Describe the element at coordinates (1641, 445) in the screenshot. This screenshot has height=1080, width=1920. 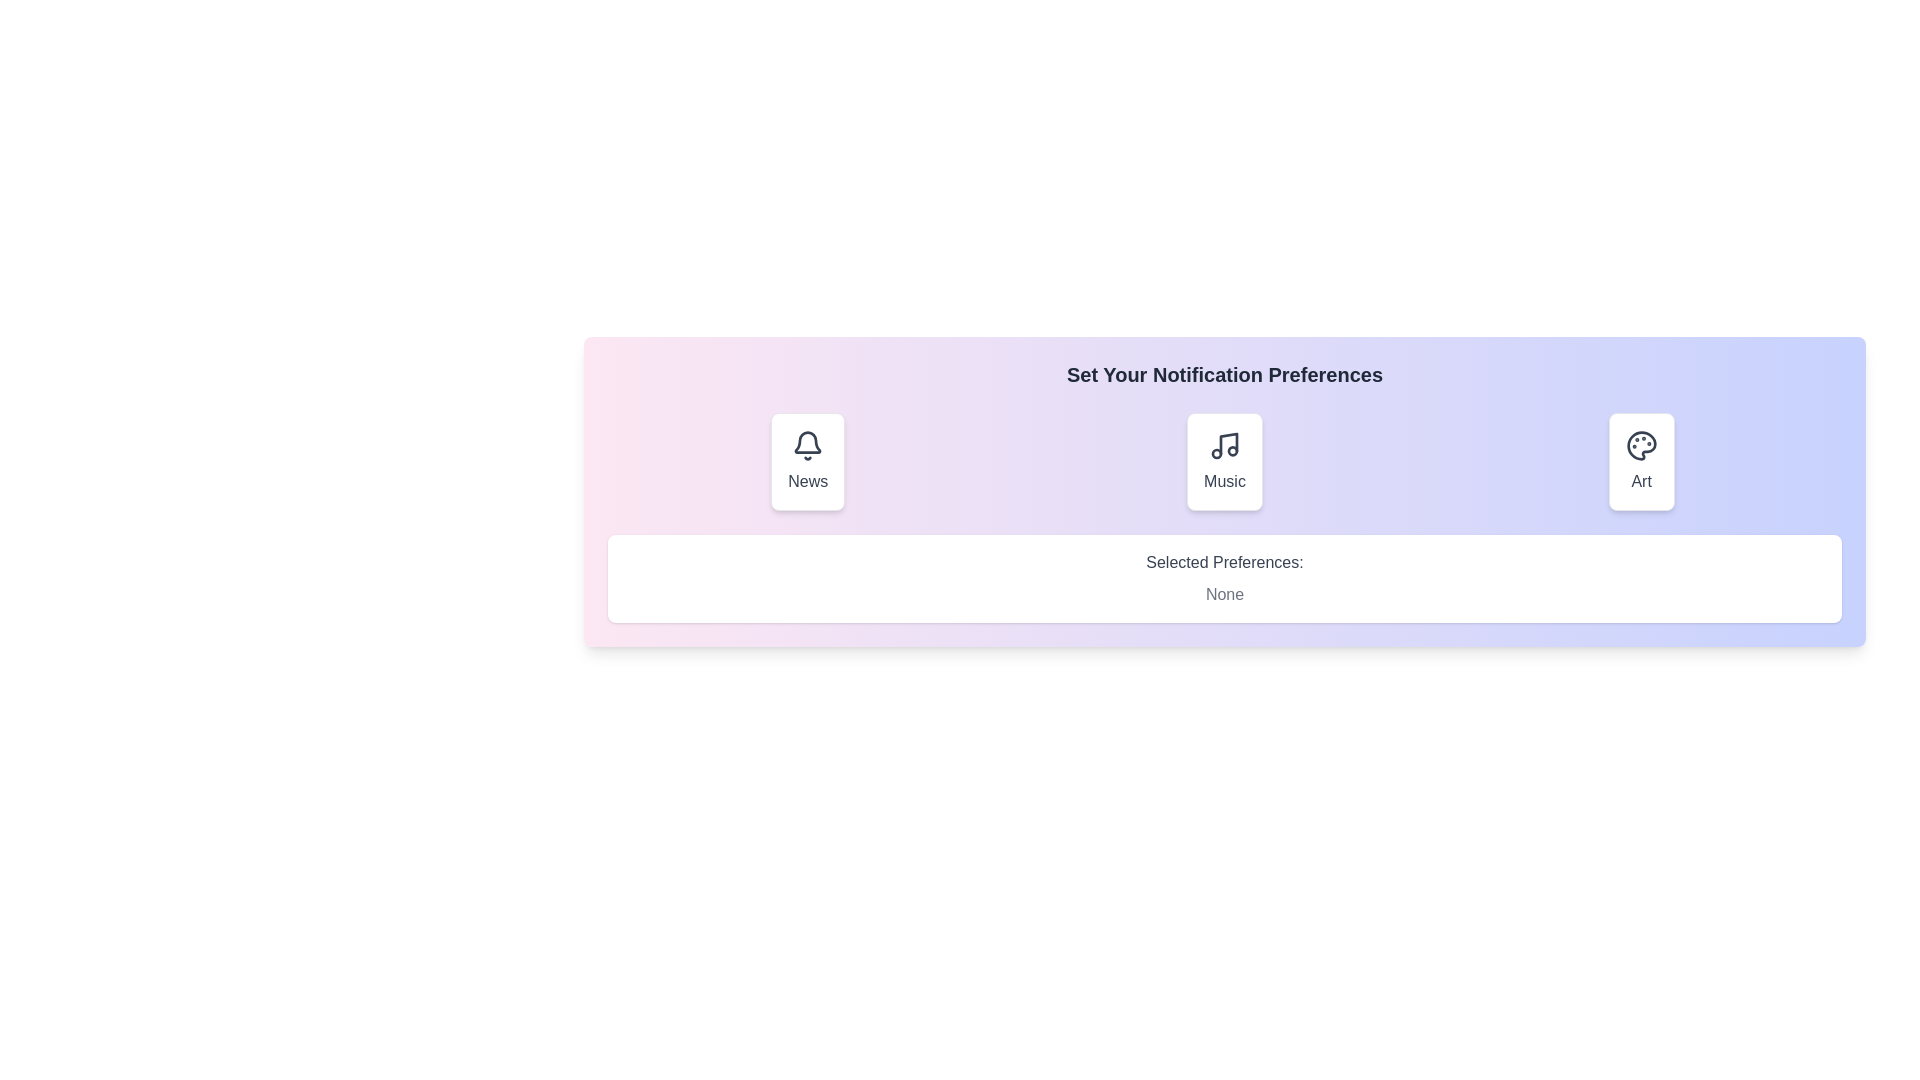
I see `the artist's palette icon on the far-right side of the interface` at that location.